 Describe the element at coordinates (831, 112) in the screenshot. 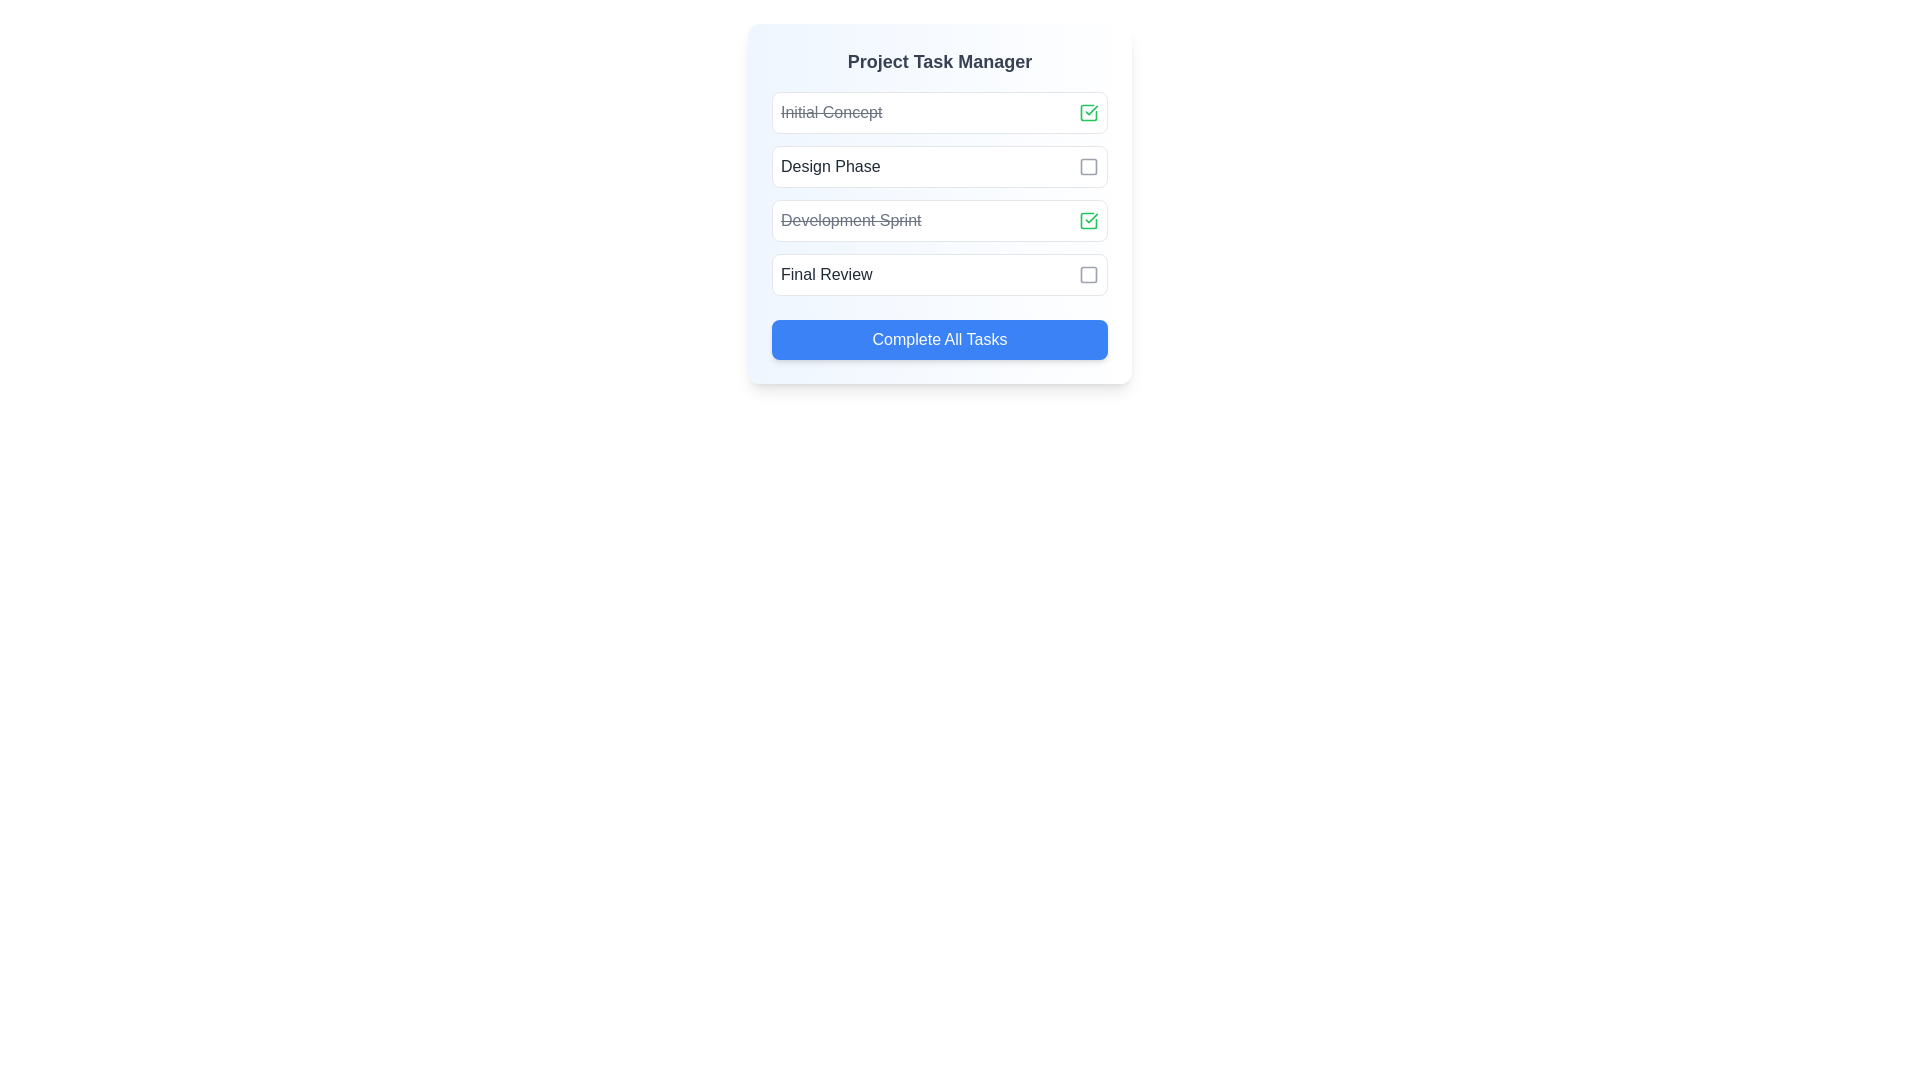

I see `the label displaying the task name 'Initial Concept' which indicates completion with a strikethrough in the 'Project Task Manager' list` at that location.